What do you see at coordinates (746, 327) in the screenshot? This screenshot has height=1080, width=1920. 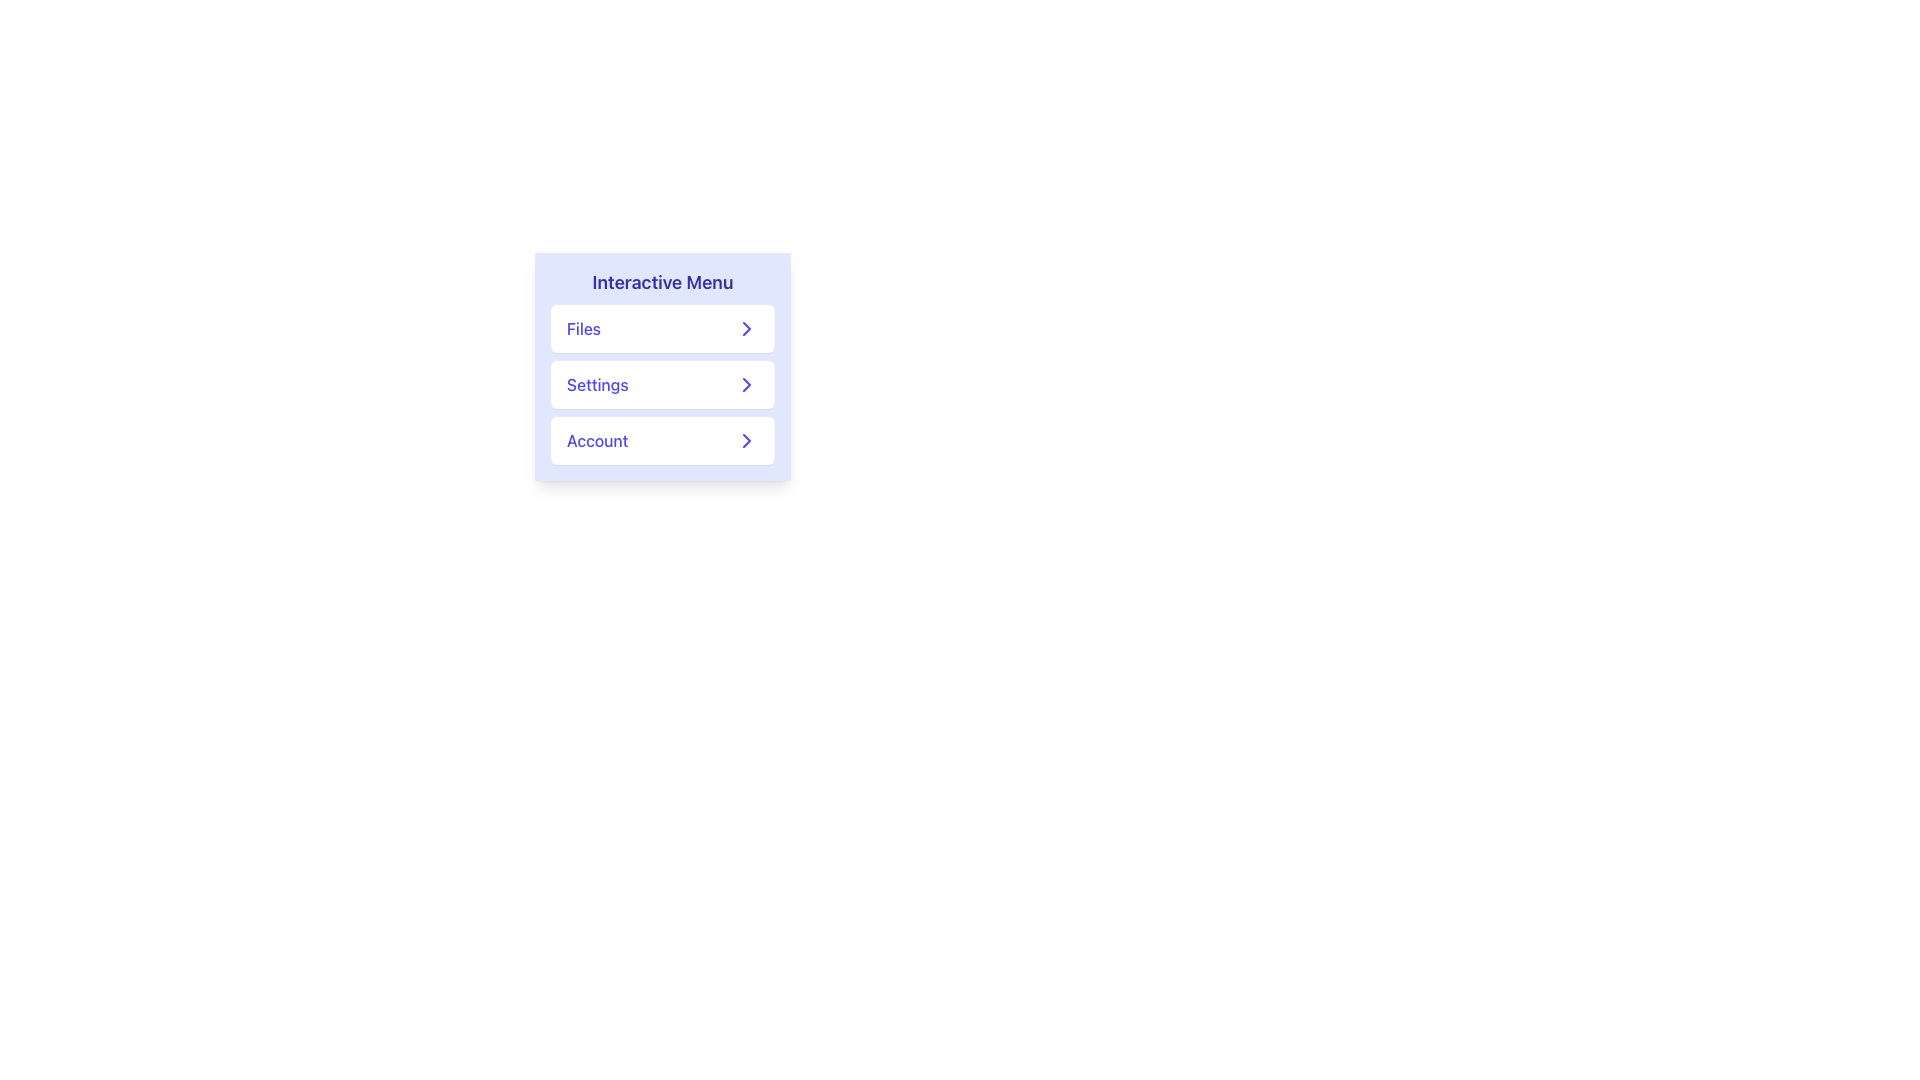 I see `the Chevron icon located on the right edge of the 'Files' menu entry` at bounding box center [746, 327].